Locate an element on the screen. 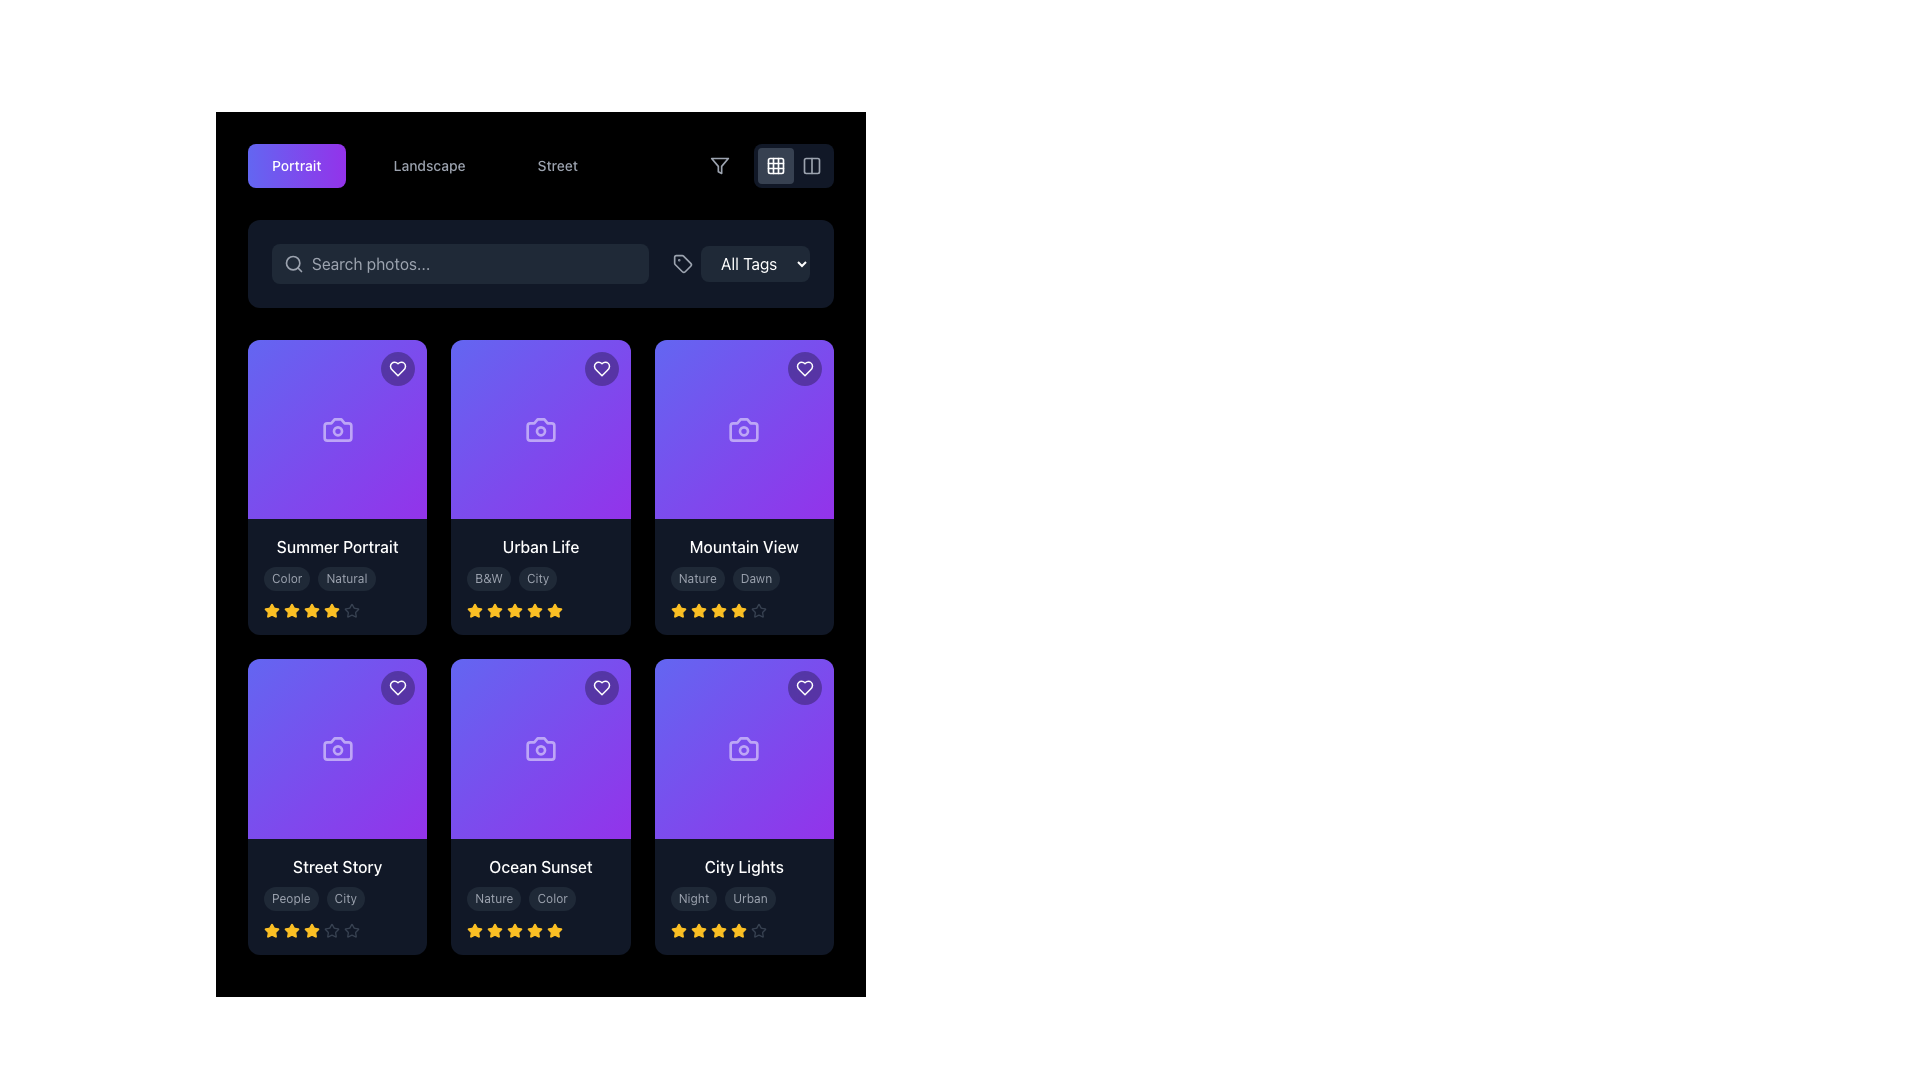  the purple heart icon located in the top right corner of the 'Ocean Sunset' card is located at coordinates (600, 687).